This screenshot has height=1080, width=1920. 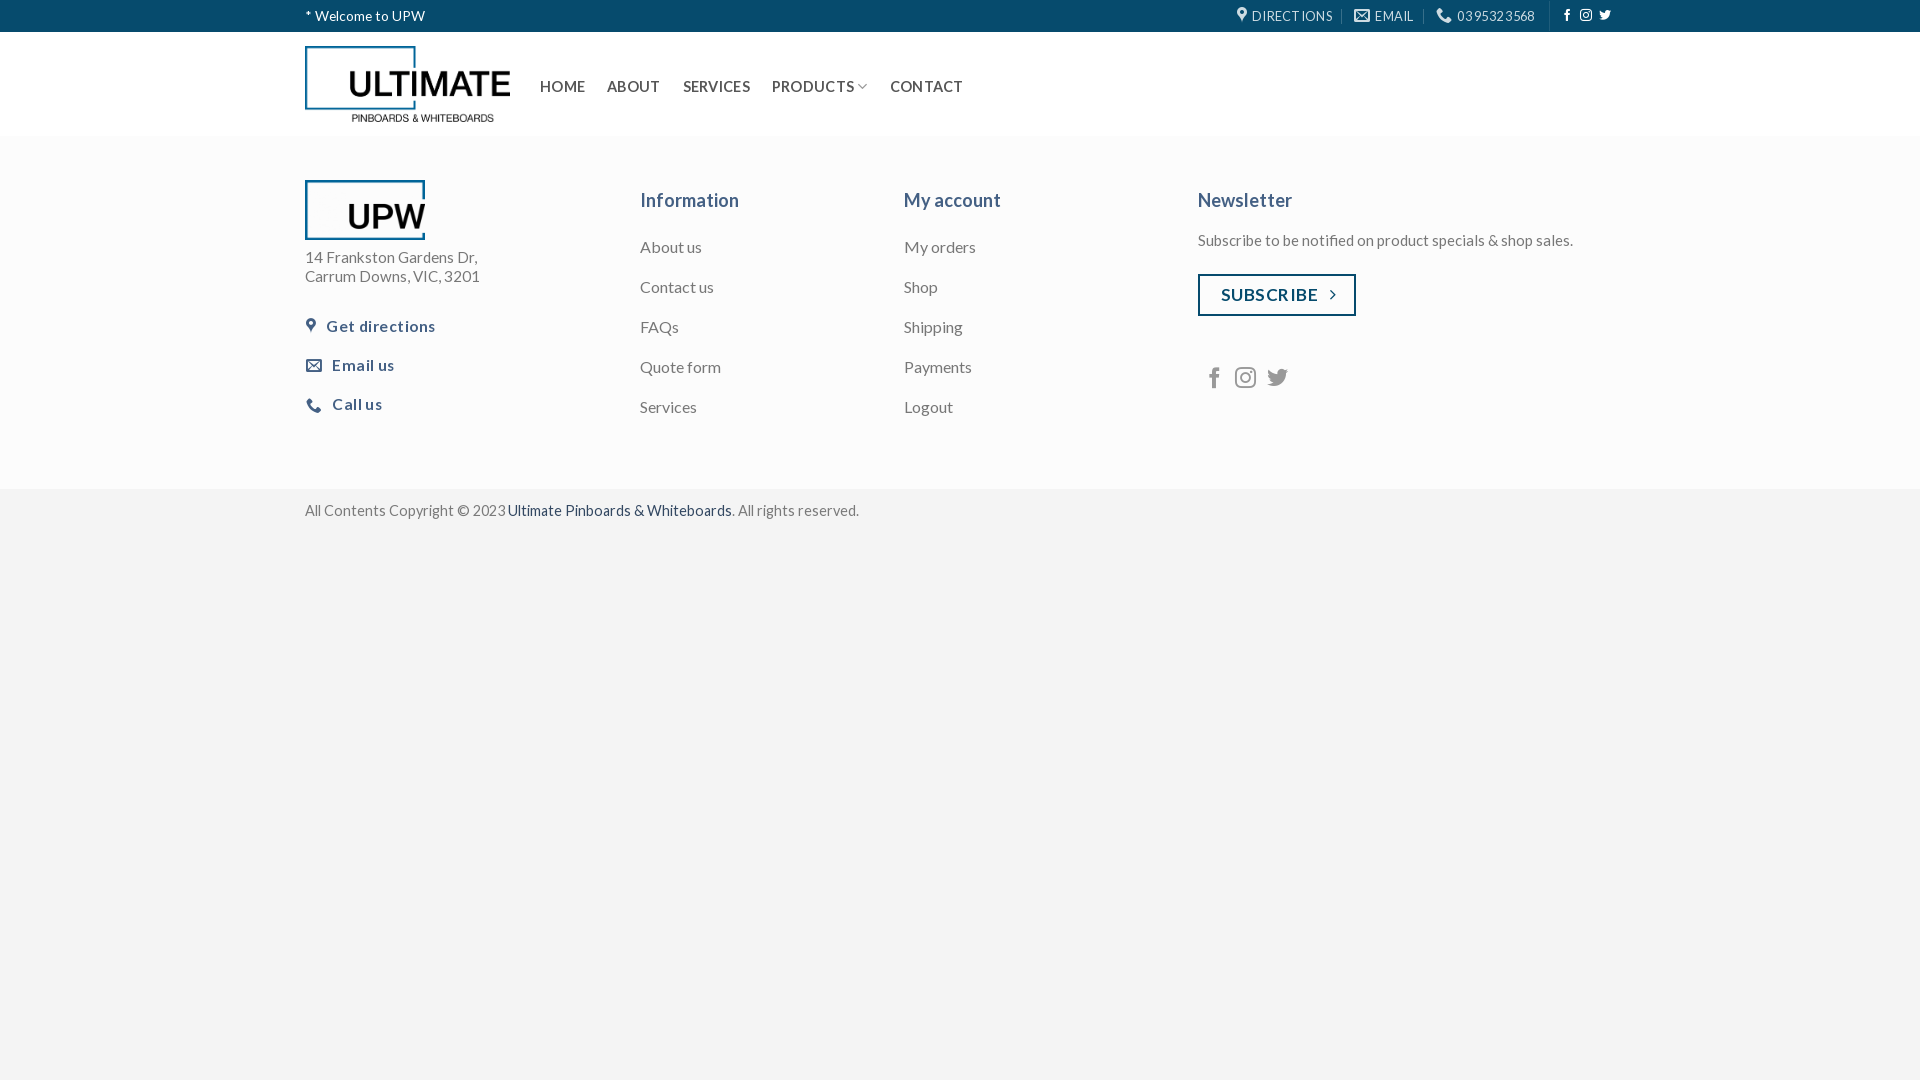 I want to click on 'Call us', so click(x=345, y=404).